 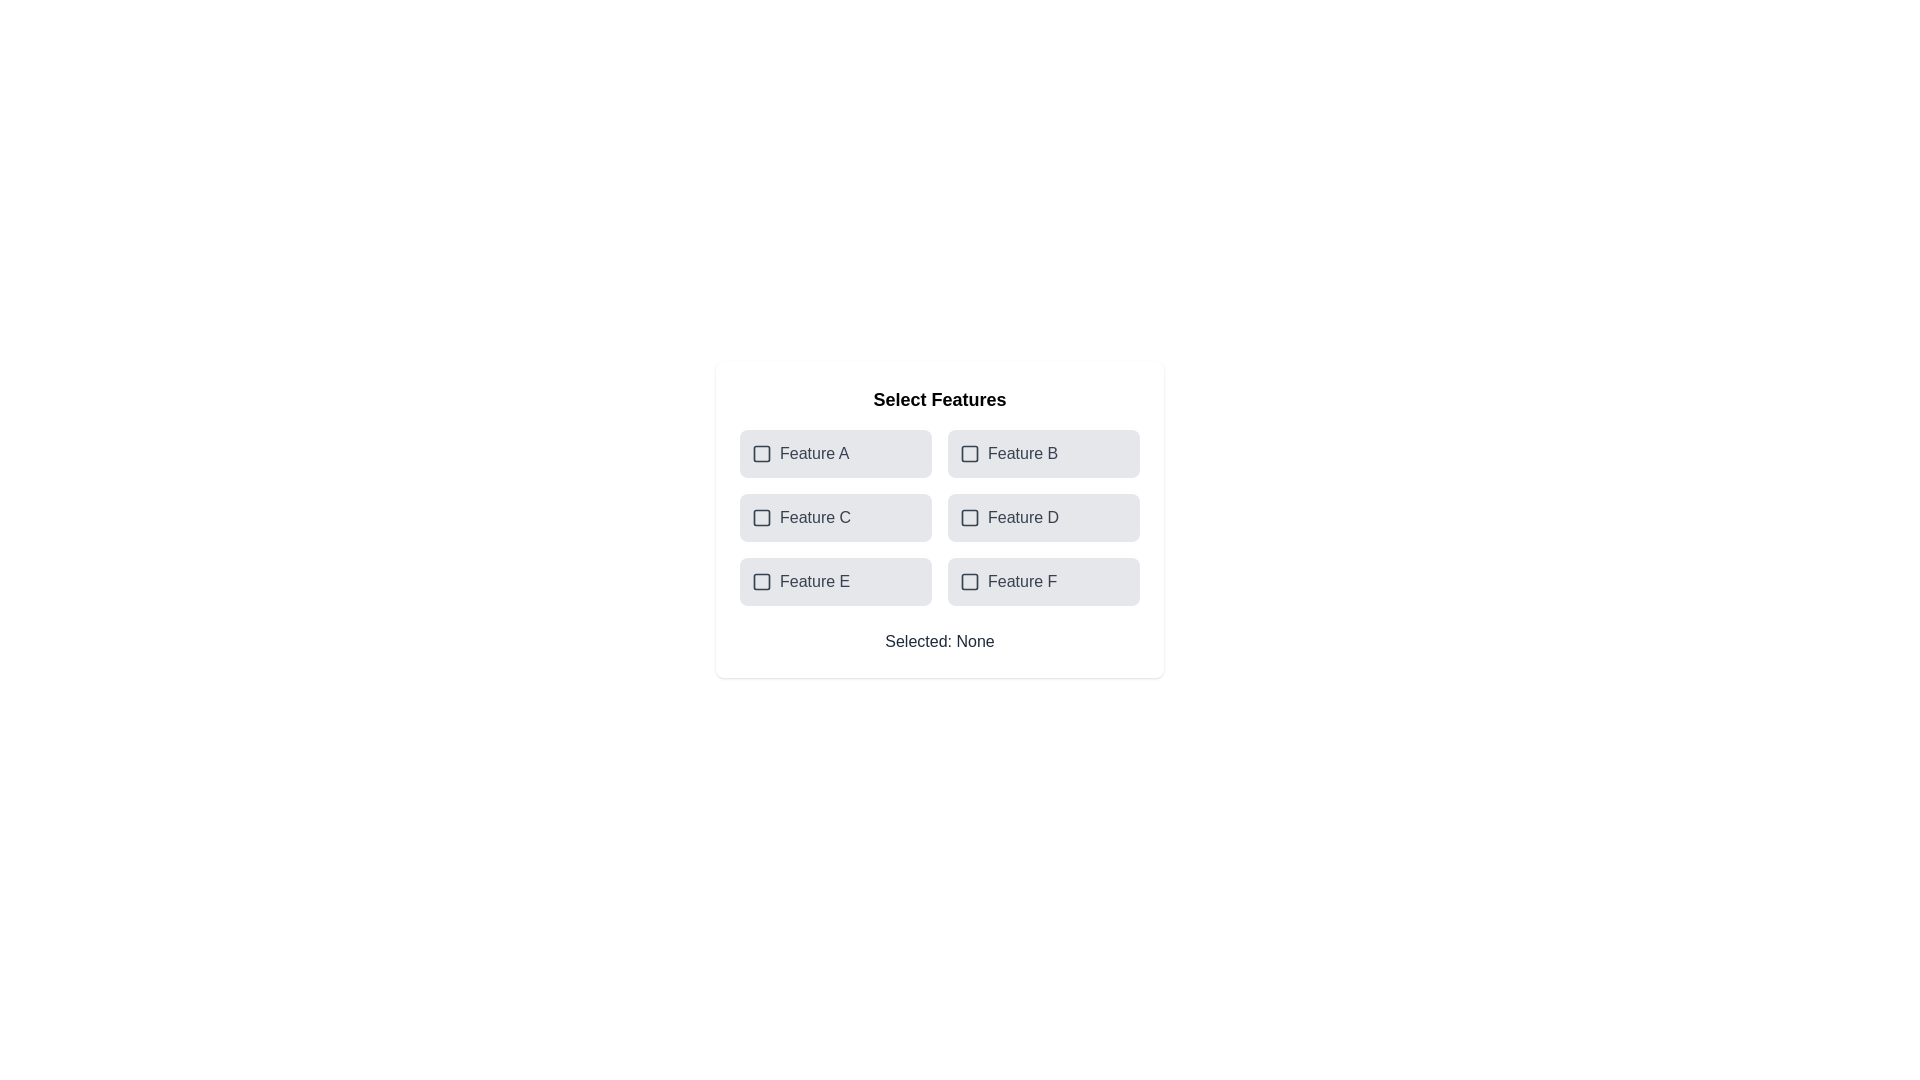 I want to click on the Text Label displaying 'Feature A' which is positioned in the top-left cell of the feature selection matrix with a light gray background, so click(x=814, y=454).